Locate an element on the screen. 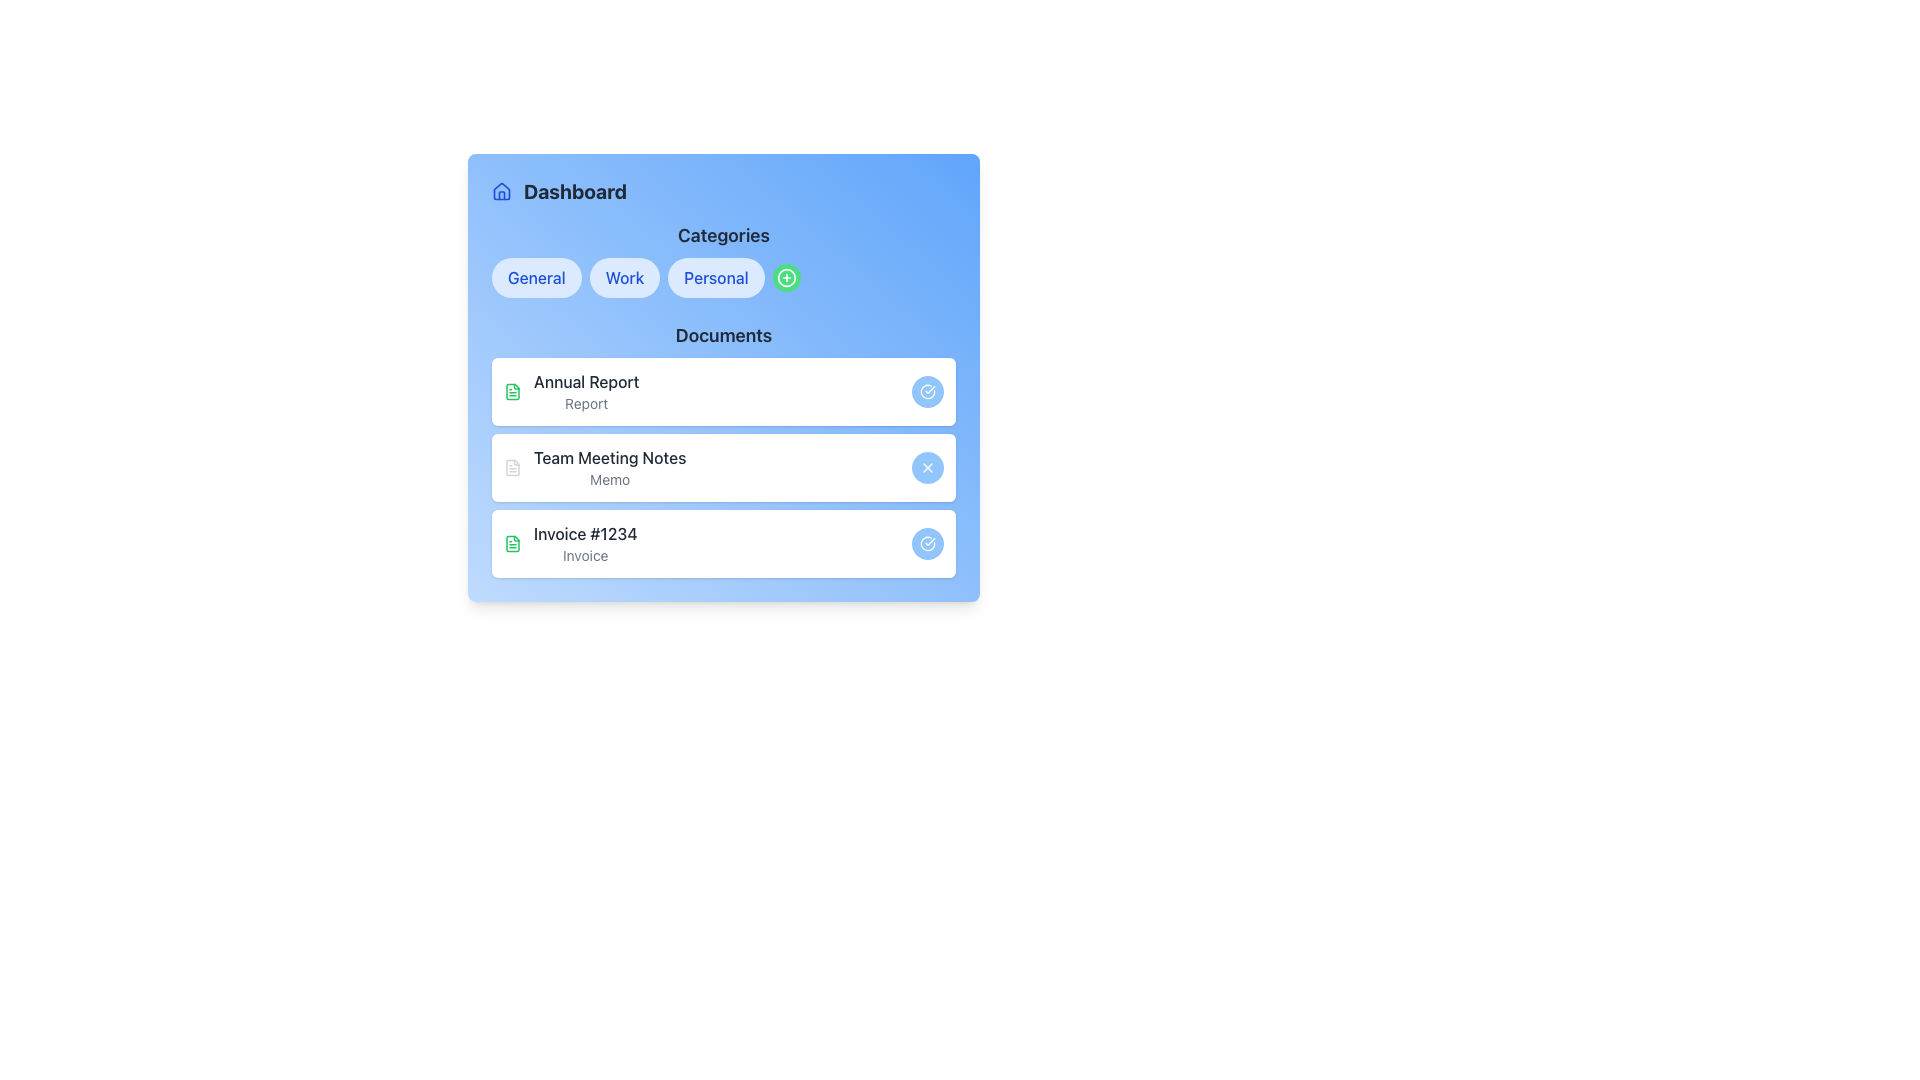 The image size is (1920, 1080). the circular button with a light blue background and a white checkmark icon, located on the right side of the 'Annual Report' tile is located at coordinates (926, 392).